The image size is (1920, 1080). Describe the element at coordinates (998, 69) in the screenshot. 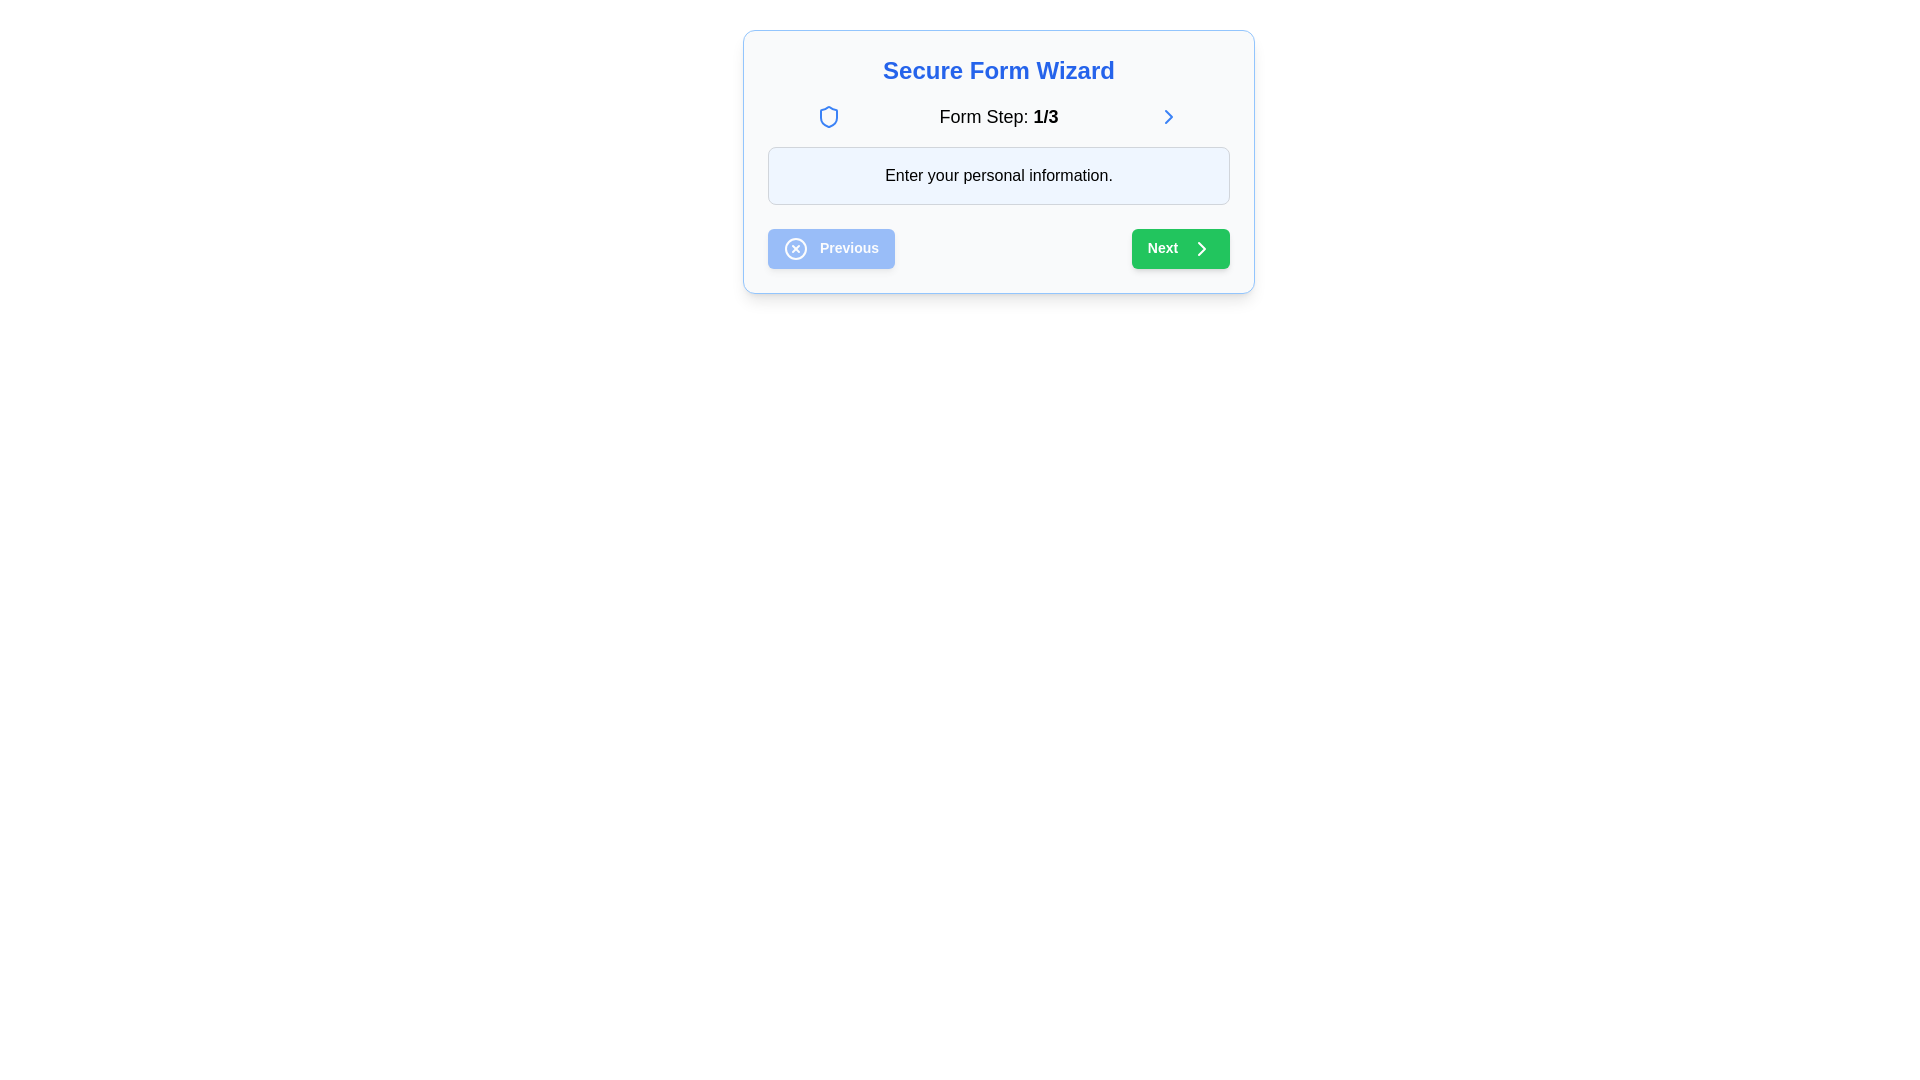

I see `the non-interactive text header element displaying 'Secure Form Wizard' at the top of the form` at that location.